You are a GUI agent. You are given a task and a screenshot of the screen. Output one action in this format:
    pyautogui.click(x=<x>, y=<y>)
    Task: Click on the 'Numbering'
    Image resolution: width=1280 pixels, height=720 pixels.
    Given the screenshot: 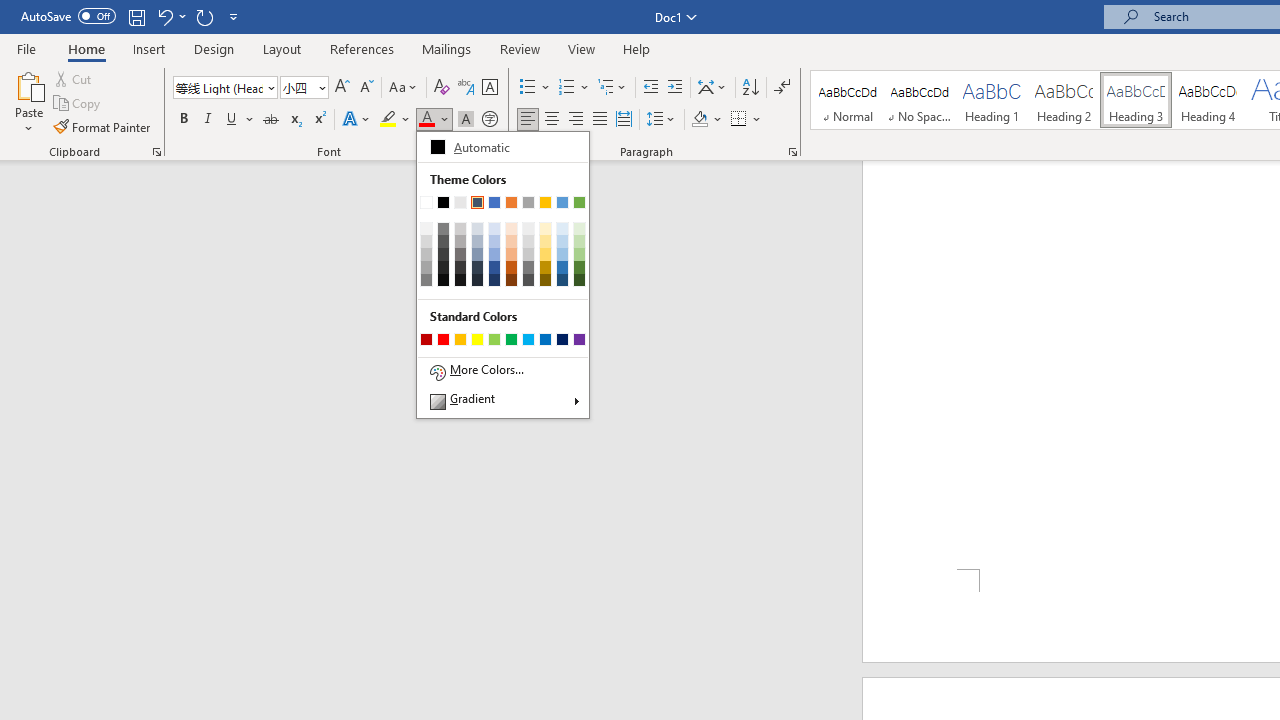 What is the action you would take?
    pyautogui.click(x=573, y=86)
    